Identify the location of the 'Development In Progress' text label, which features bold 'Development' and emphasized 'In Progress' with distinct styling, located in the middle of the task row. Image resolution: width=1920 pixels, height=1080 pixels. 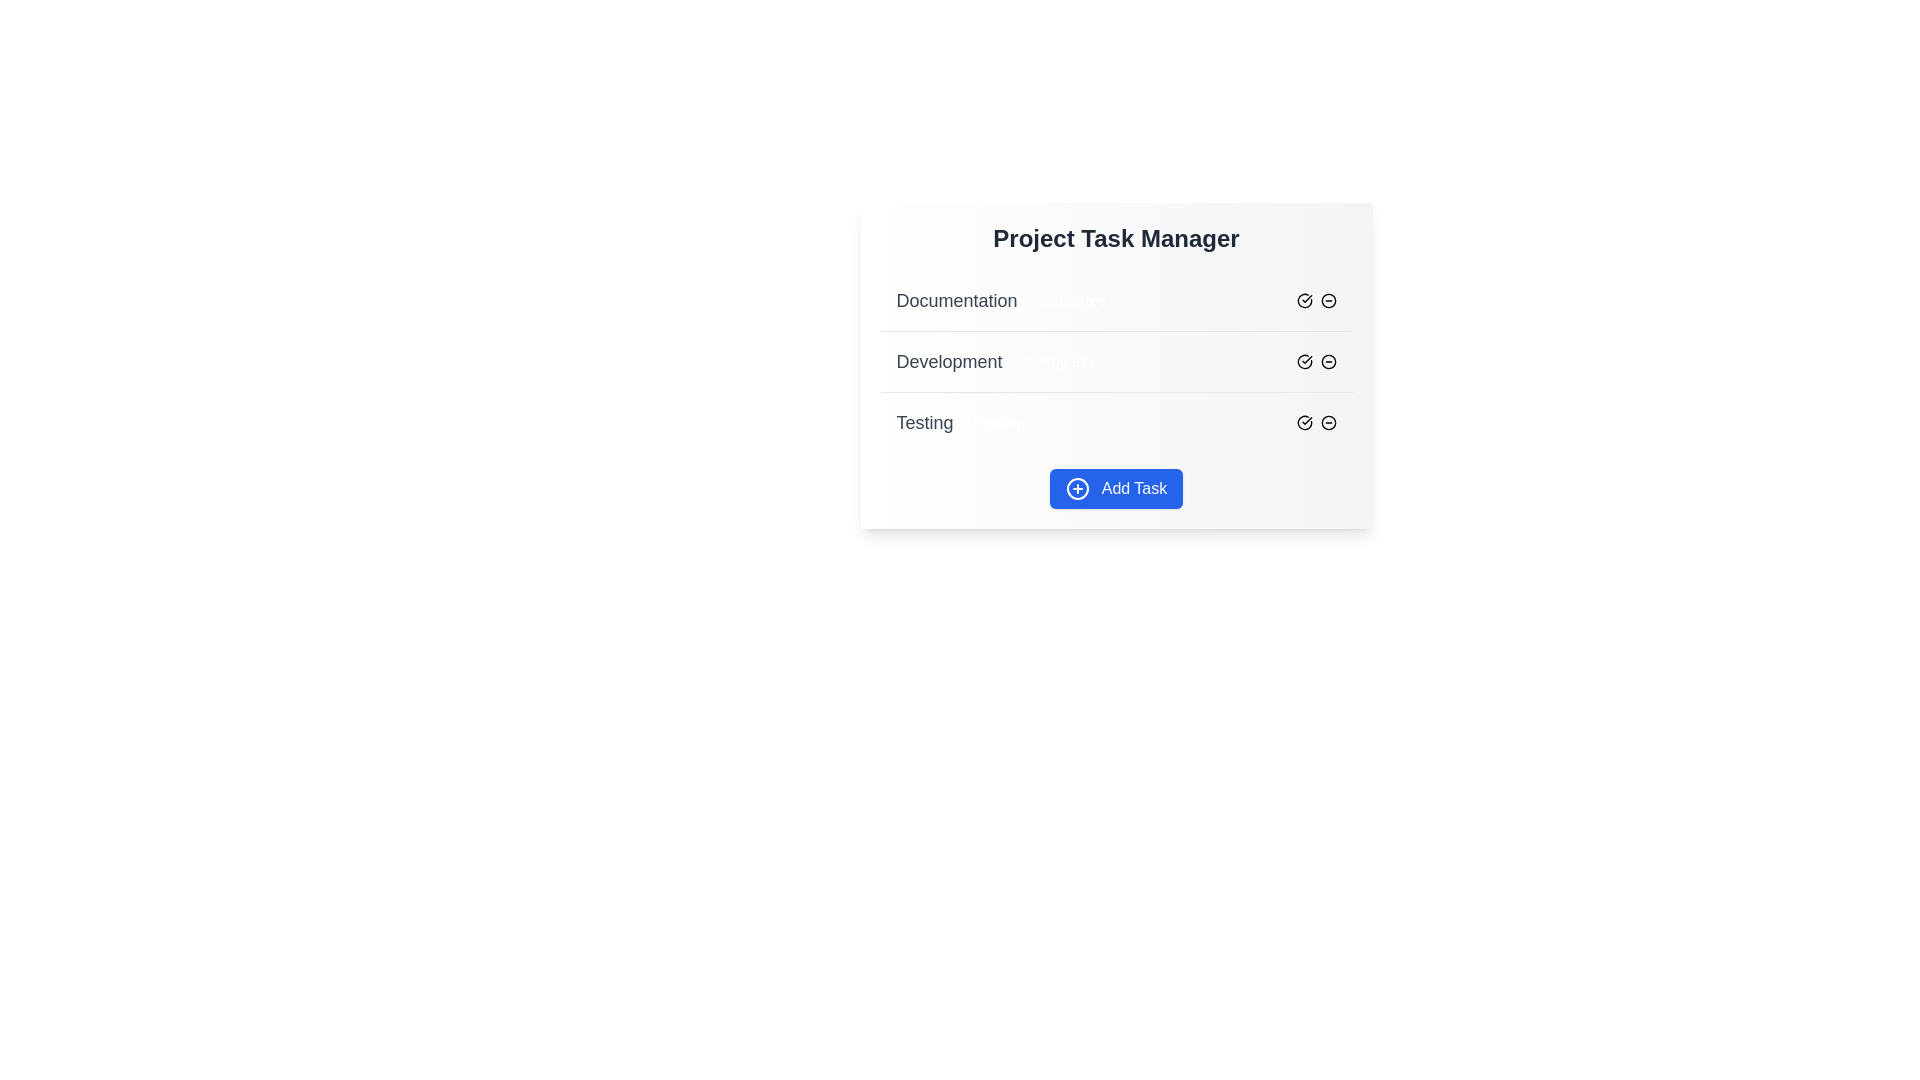
(999, 362).